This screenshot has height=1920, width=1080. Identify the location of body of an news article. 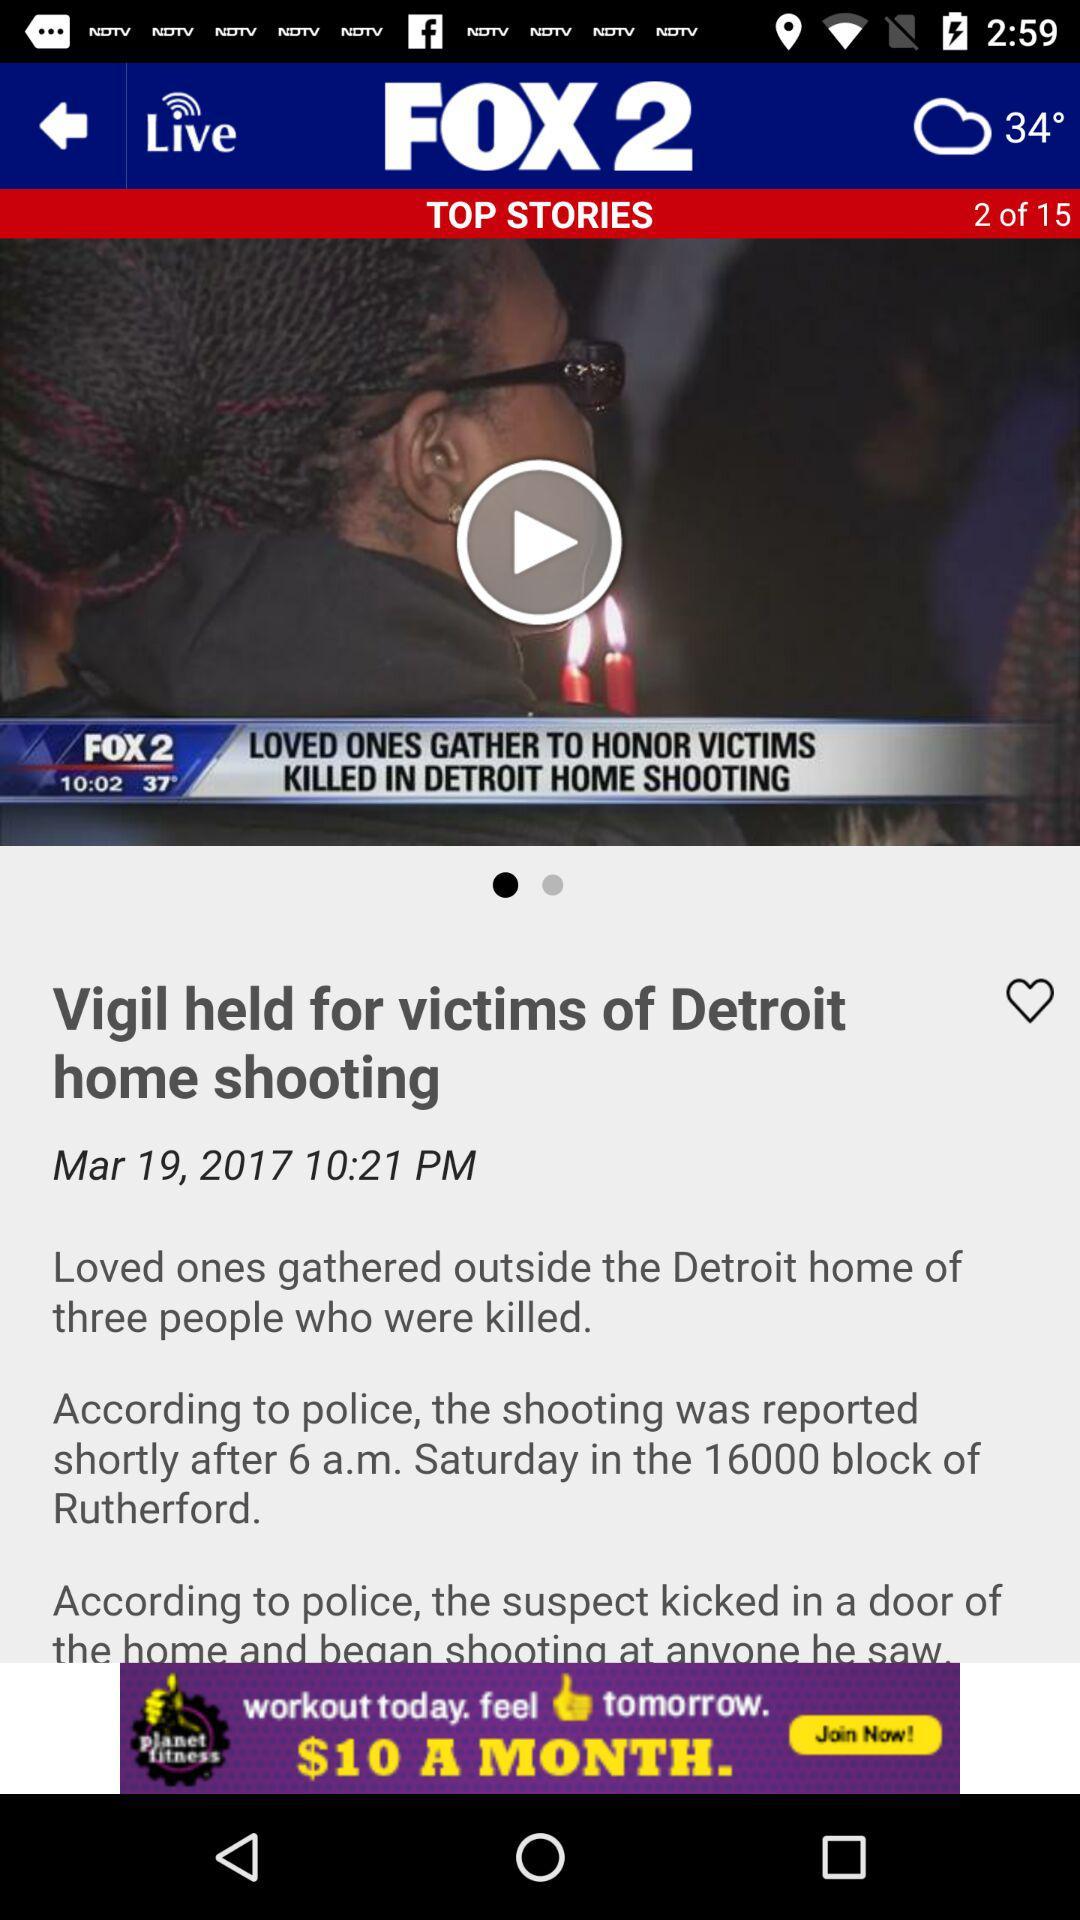
(540, 1293).